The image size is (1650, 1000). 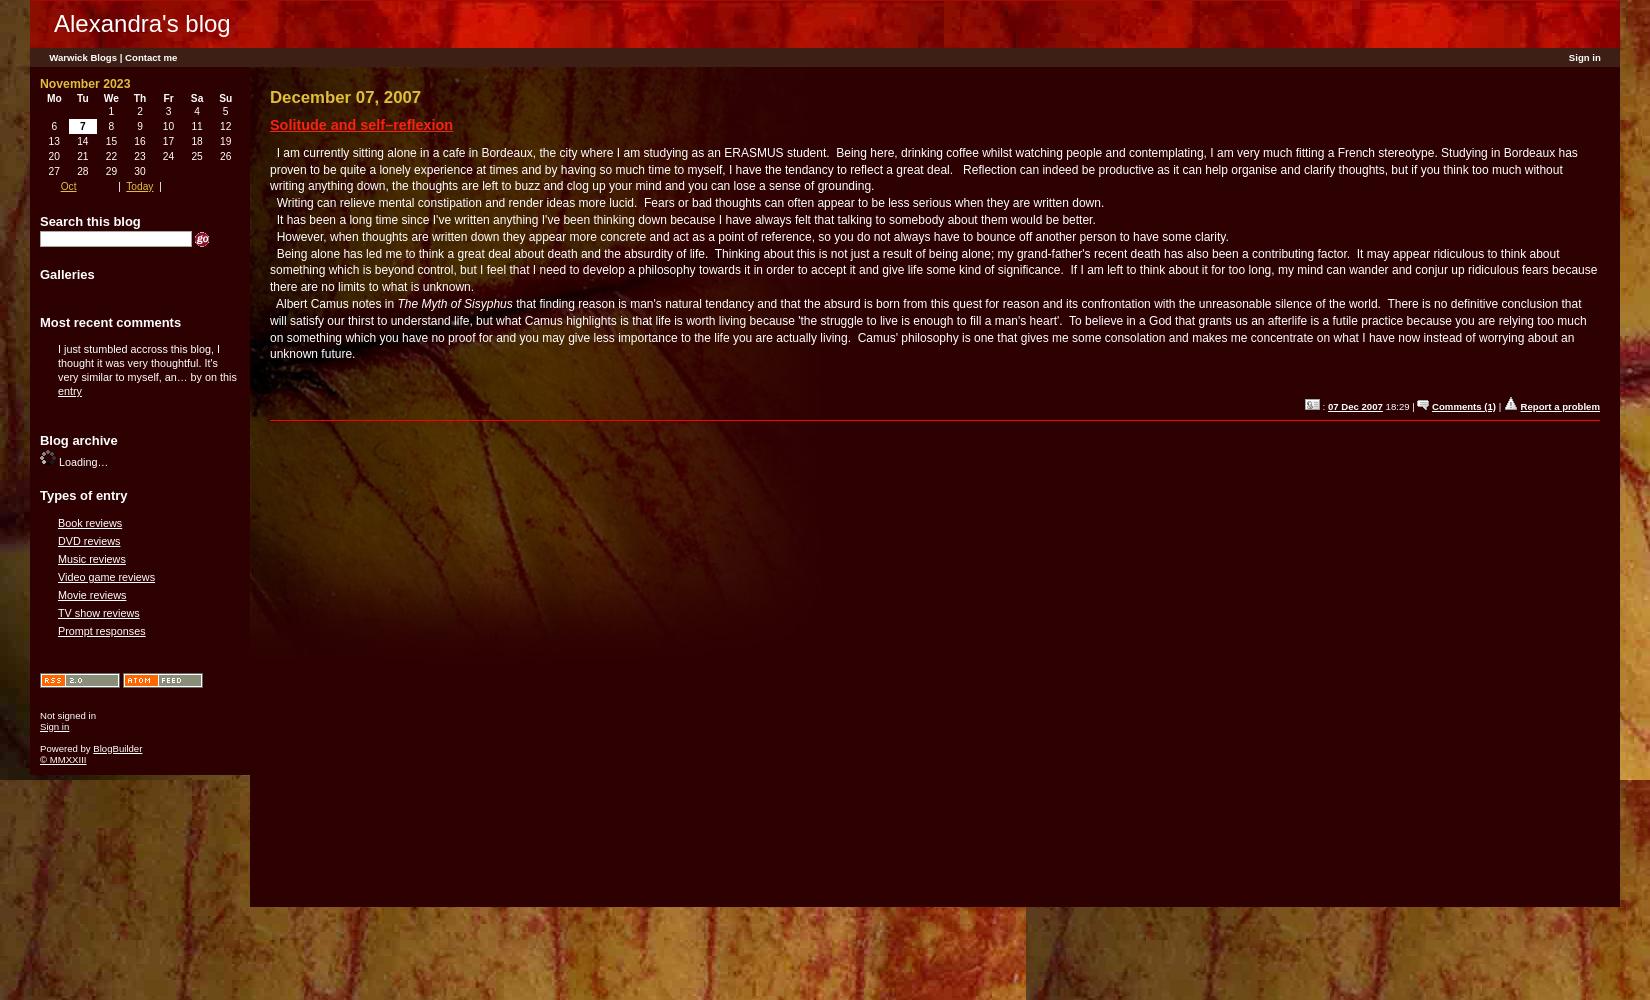 What do you see at coordinates (78, 439) in the screenshot?
I see `'Blog archive'` at bounding box center [78, 439].